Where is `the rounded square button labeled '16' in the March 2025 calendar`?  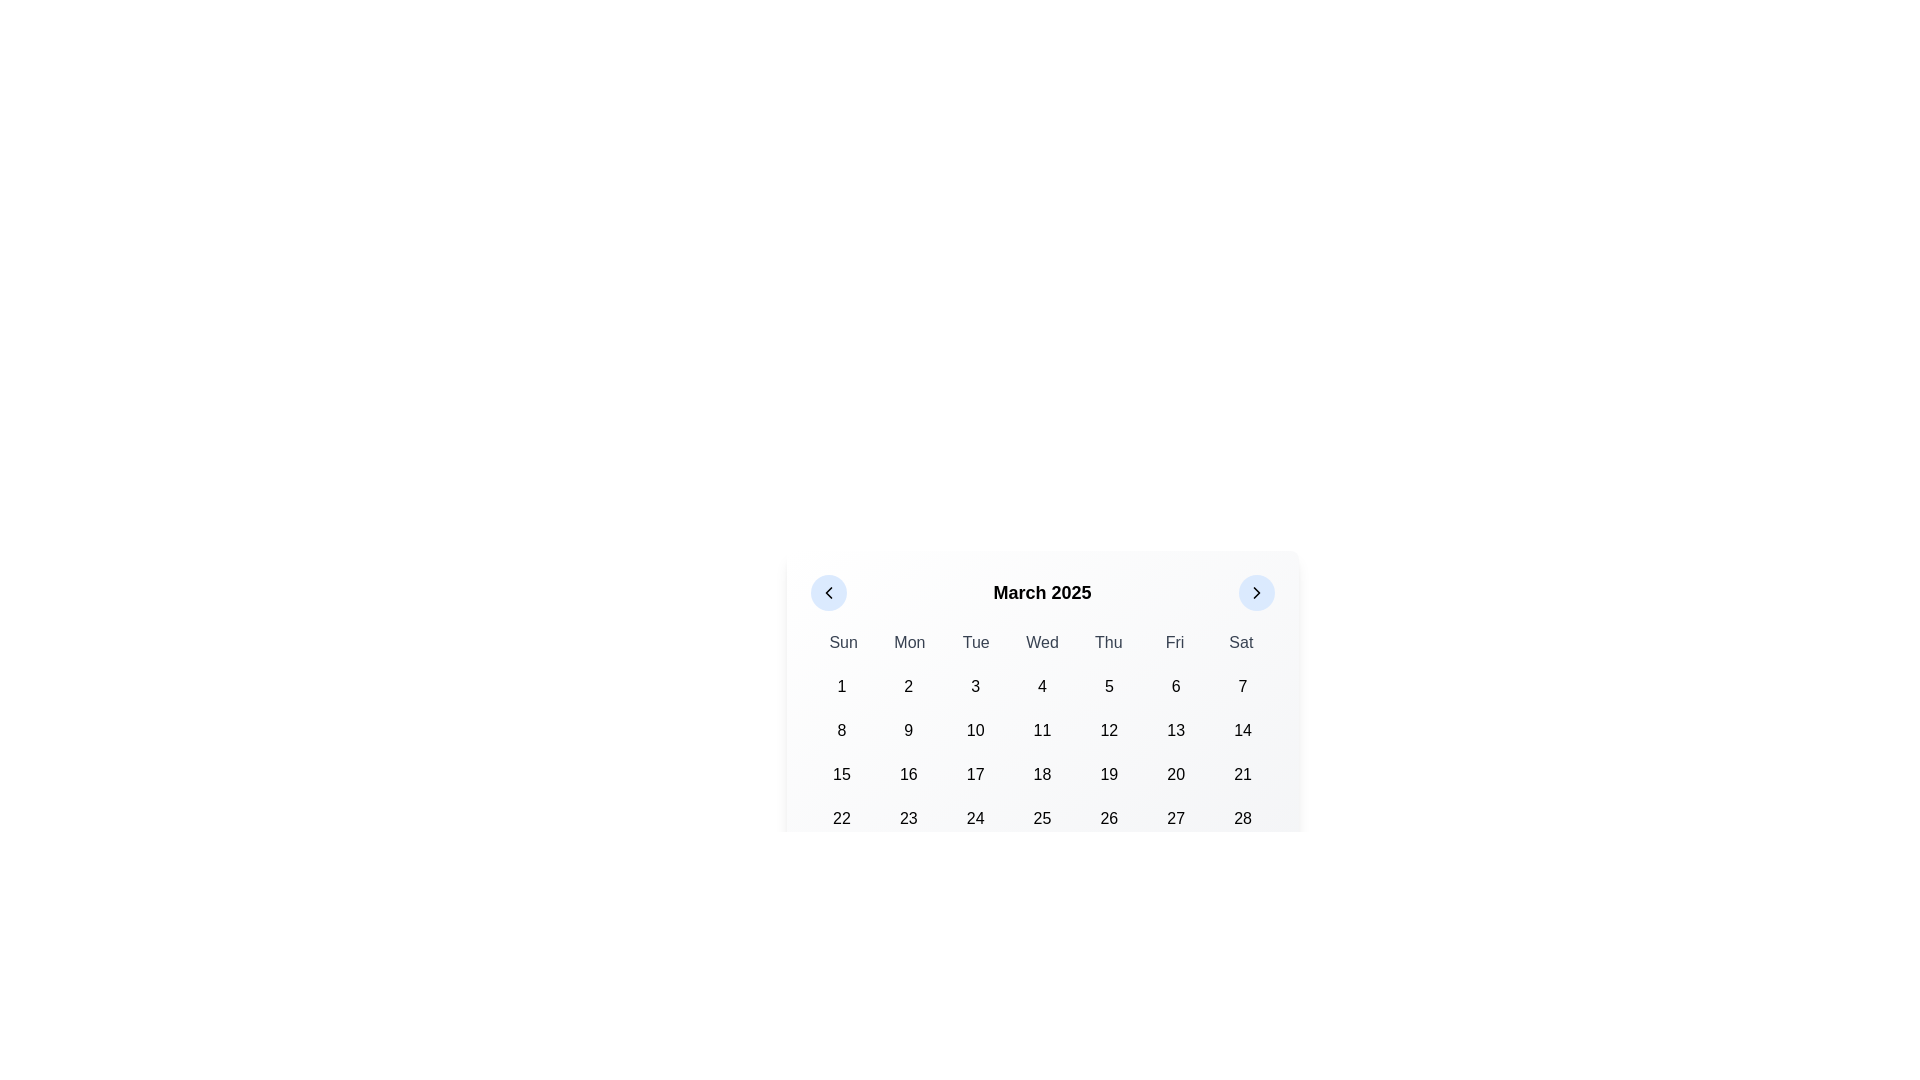 the rounded square button labeled '16' in the March 2025 calendar is located at coordinates (907, 774).